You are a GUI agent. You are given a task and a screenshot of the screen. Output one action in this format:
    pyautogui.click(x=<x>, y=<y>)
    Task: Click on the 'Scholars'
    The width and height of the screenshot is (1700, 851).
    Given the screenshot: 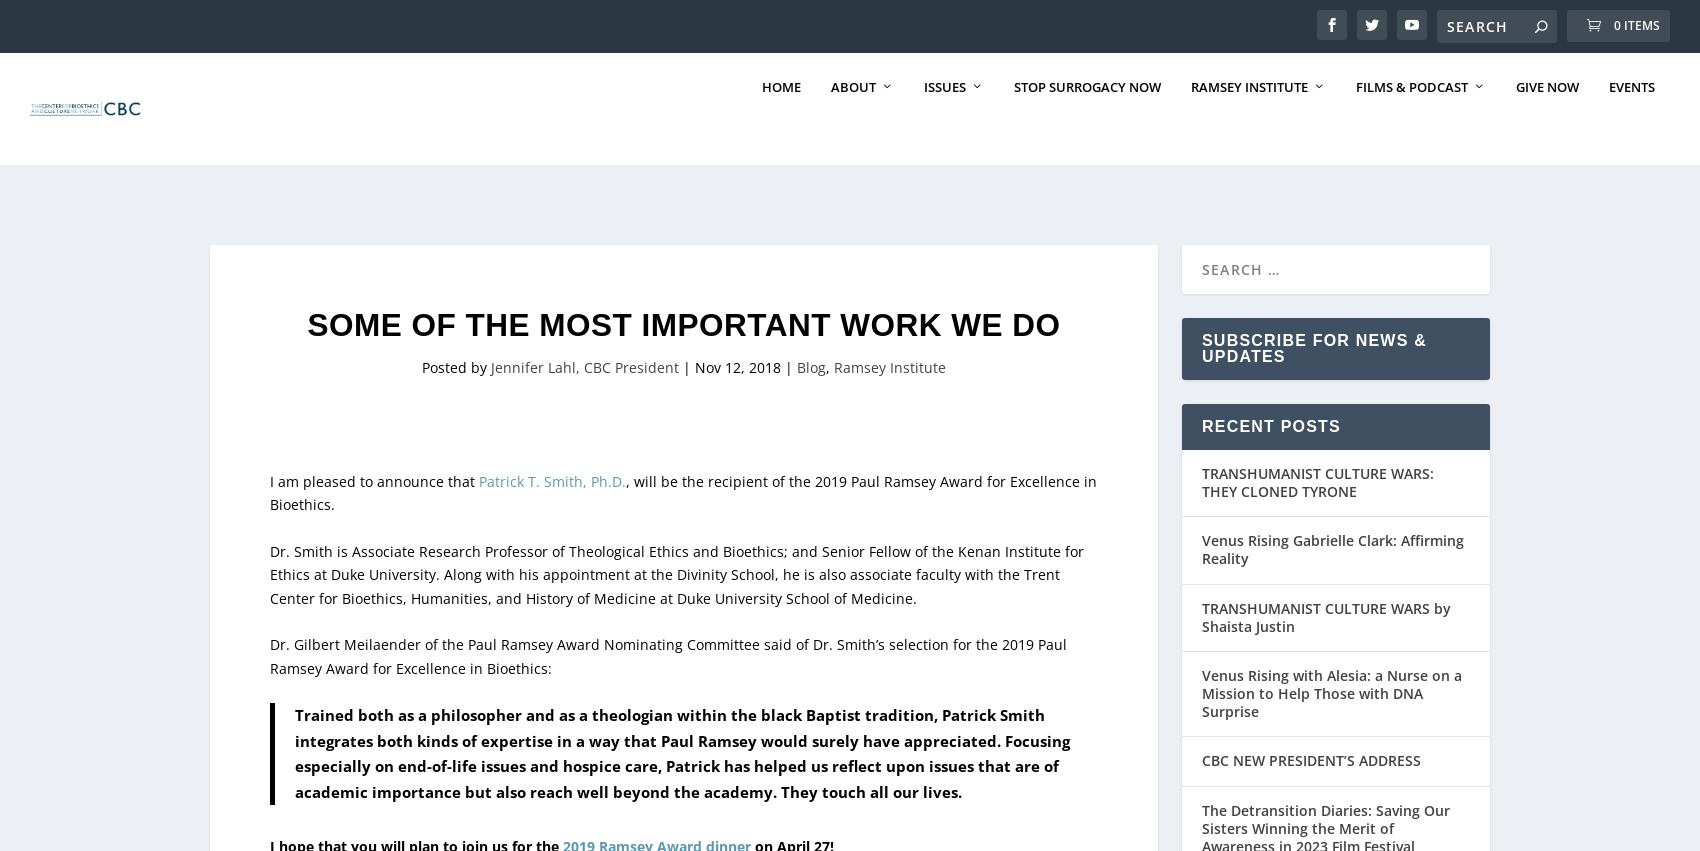 What is the action you would take?
    pyautogui.click(x=1233, y=322)
    